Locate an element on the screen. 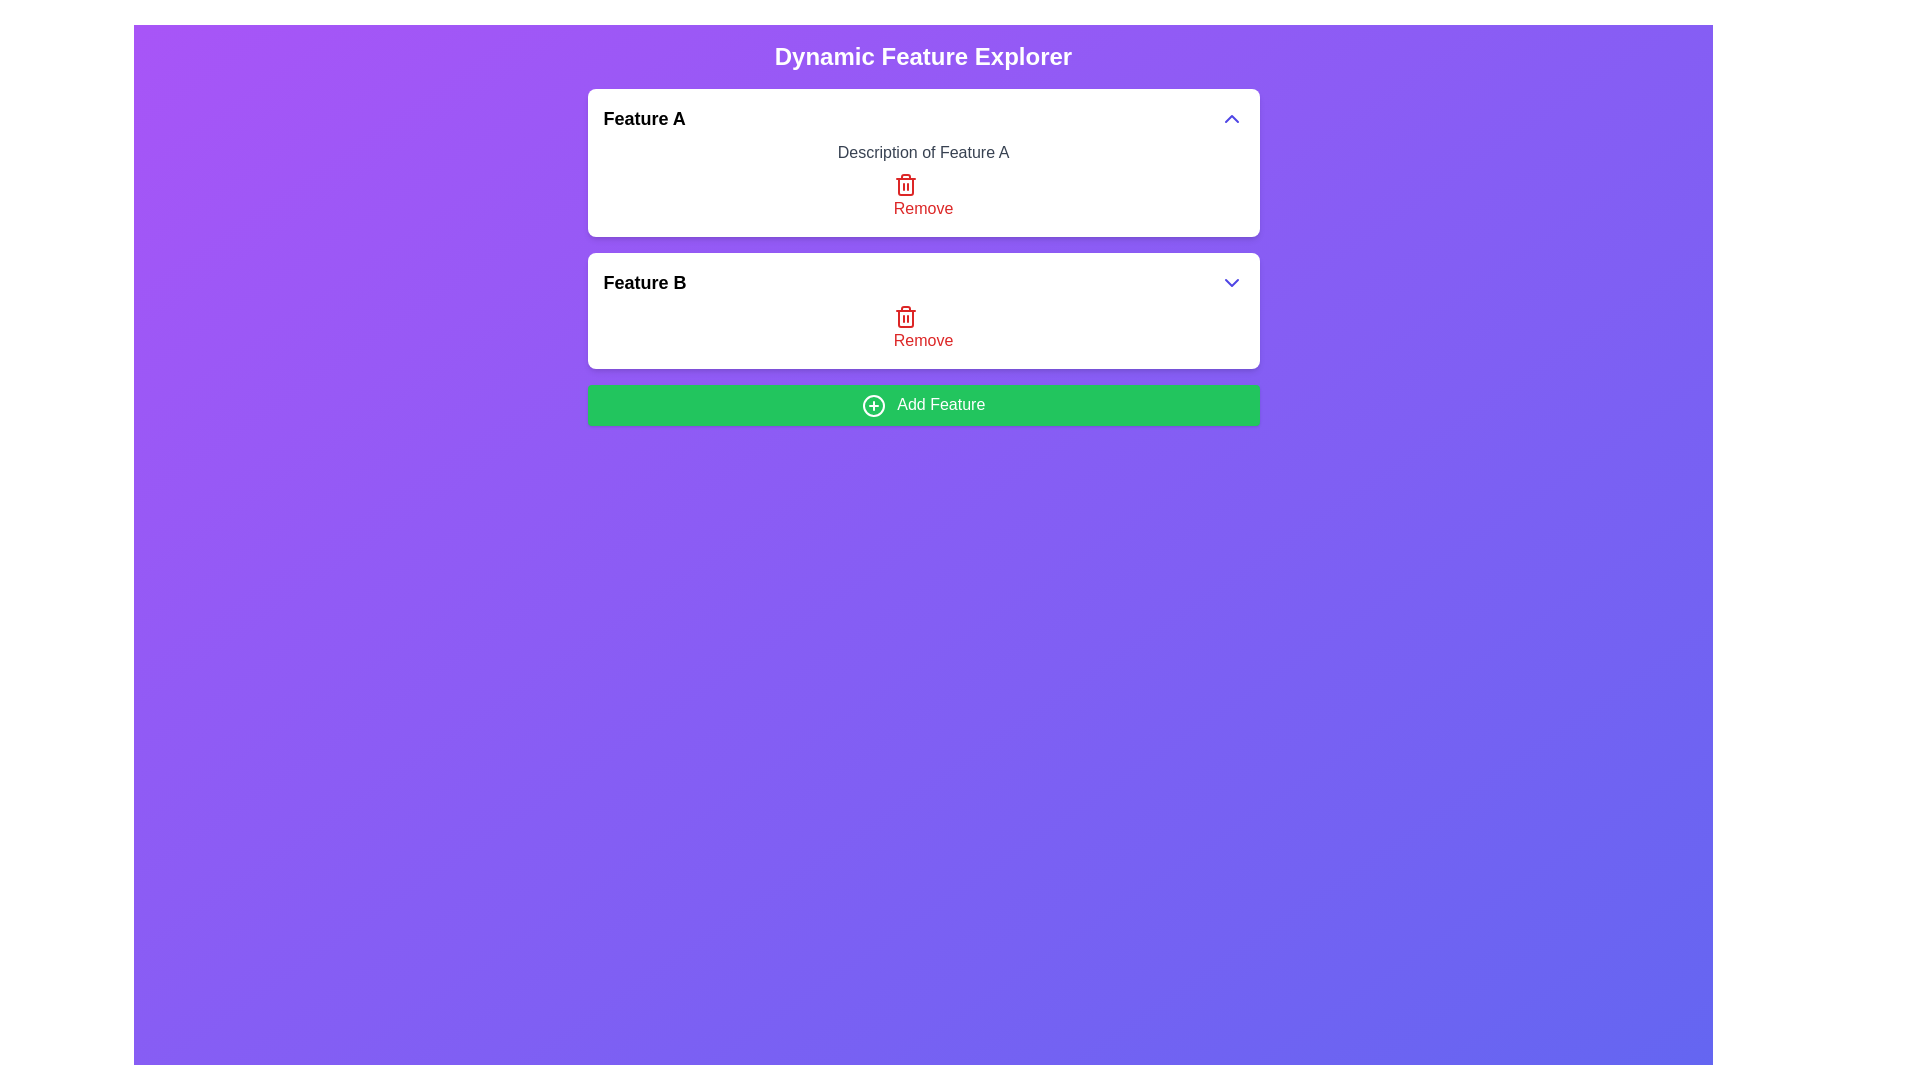  the right side of the trash can icon, which visually represents the delete functionality is located at coordinates (904, 186).